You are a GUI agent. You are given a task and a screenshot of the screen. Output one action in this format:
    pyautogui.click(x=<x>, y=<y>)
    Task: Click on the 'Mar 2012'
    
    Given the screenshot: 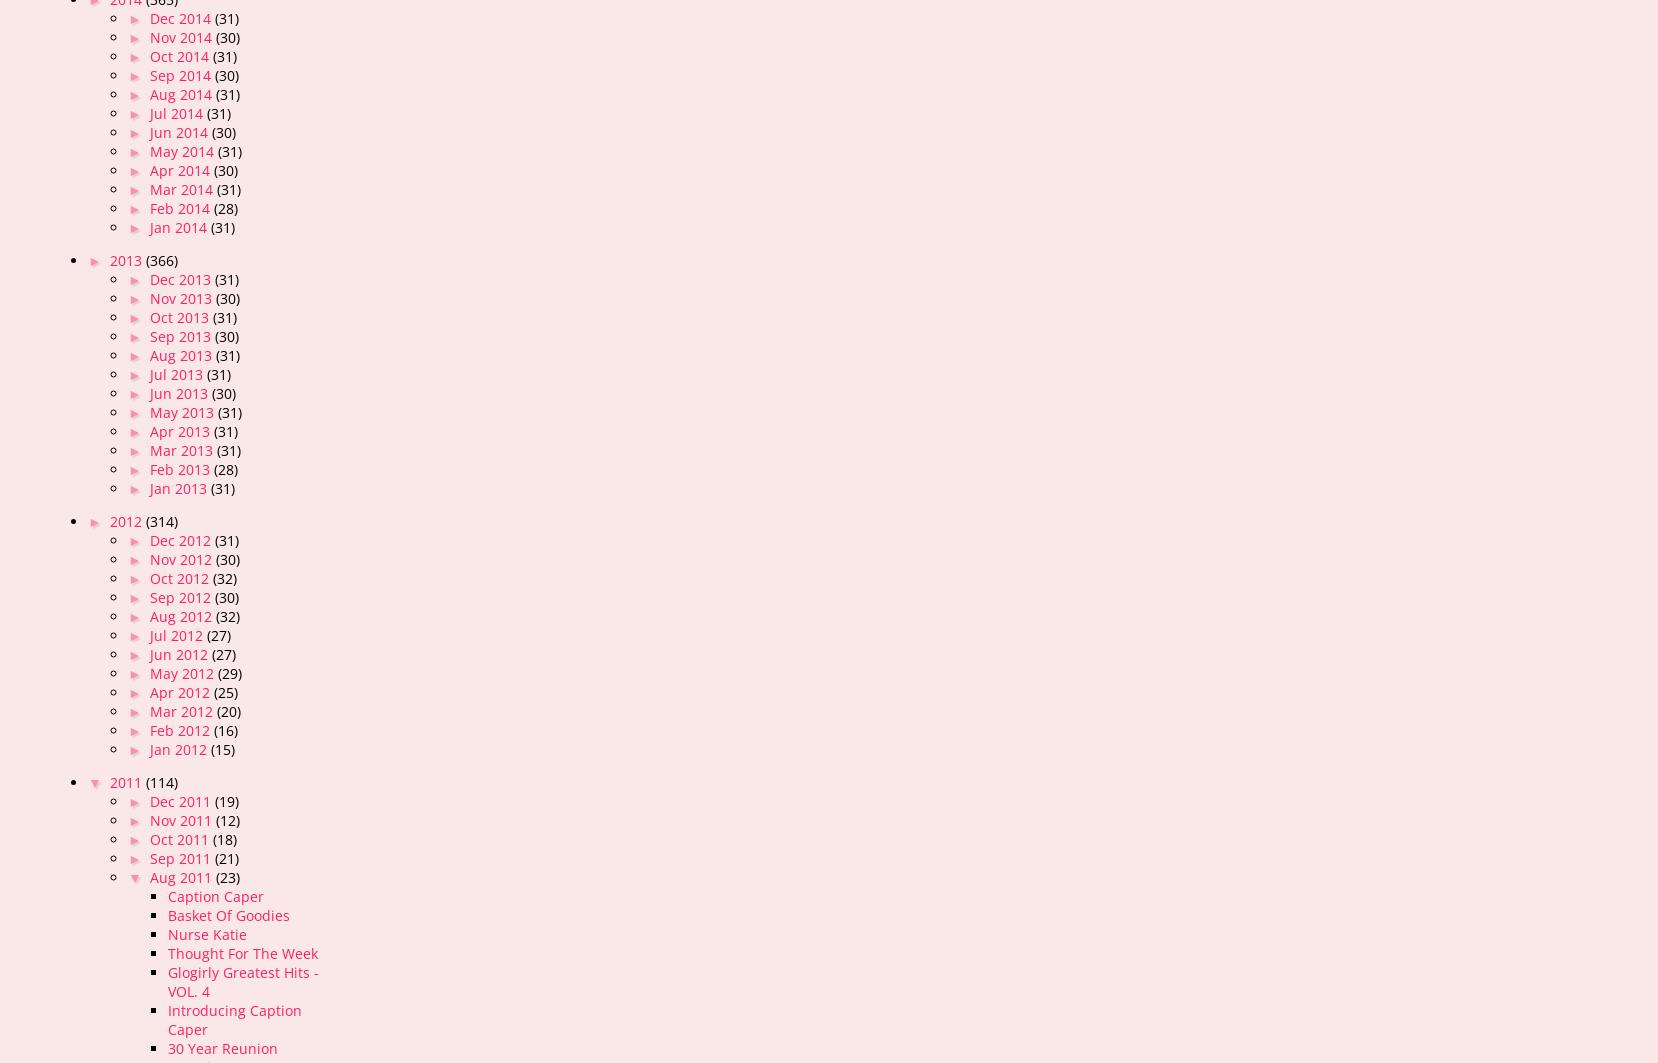 What is the action you would take?
    pyautogui.click(x=182, y=710)
    